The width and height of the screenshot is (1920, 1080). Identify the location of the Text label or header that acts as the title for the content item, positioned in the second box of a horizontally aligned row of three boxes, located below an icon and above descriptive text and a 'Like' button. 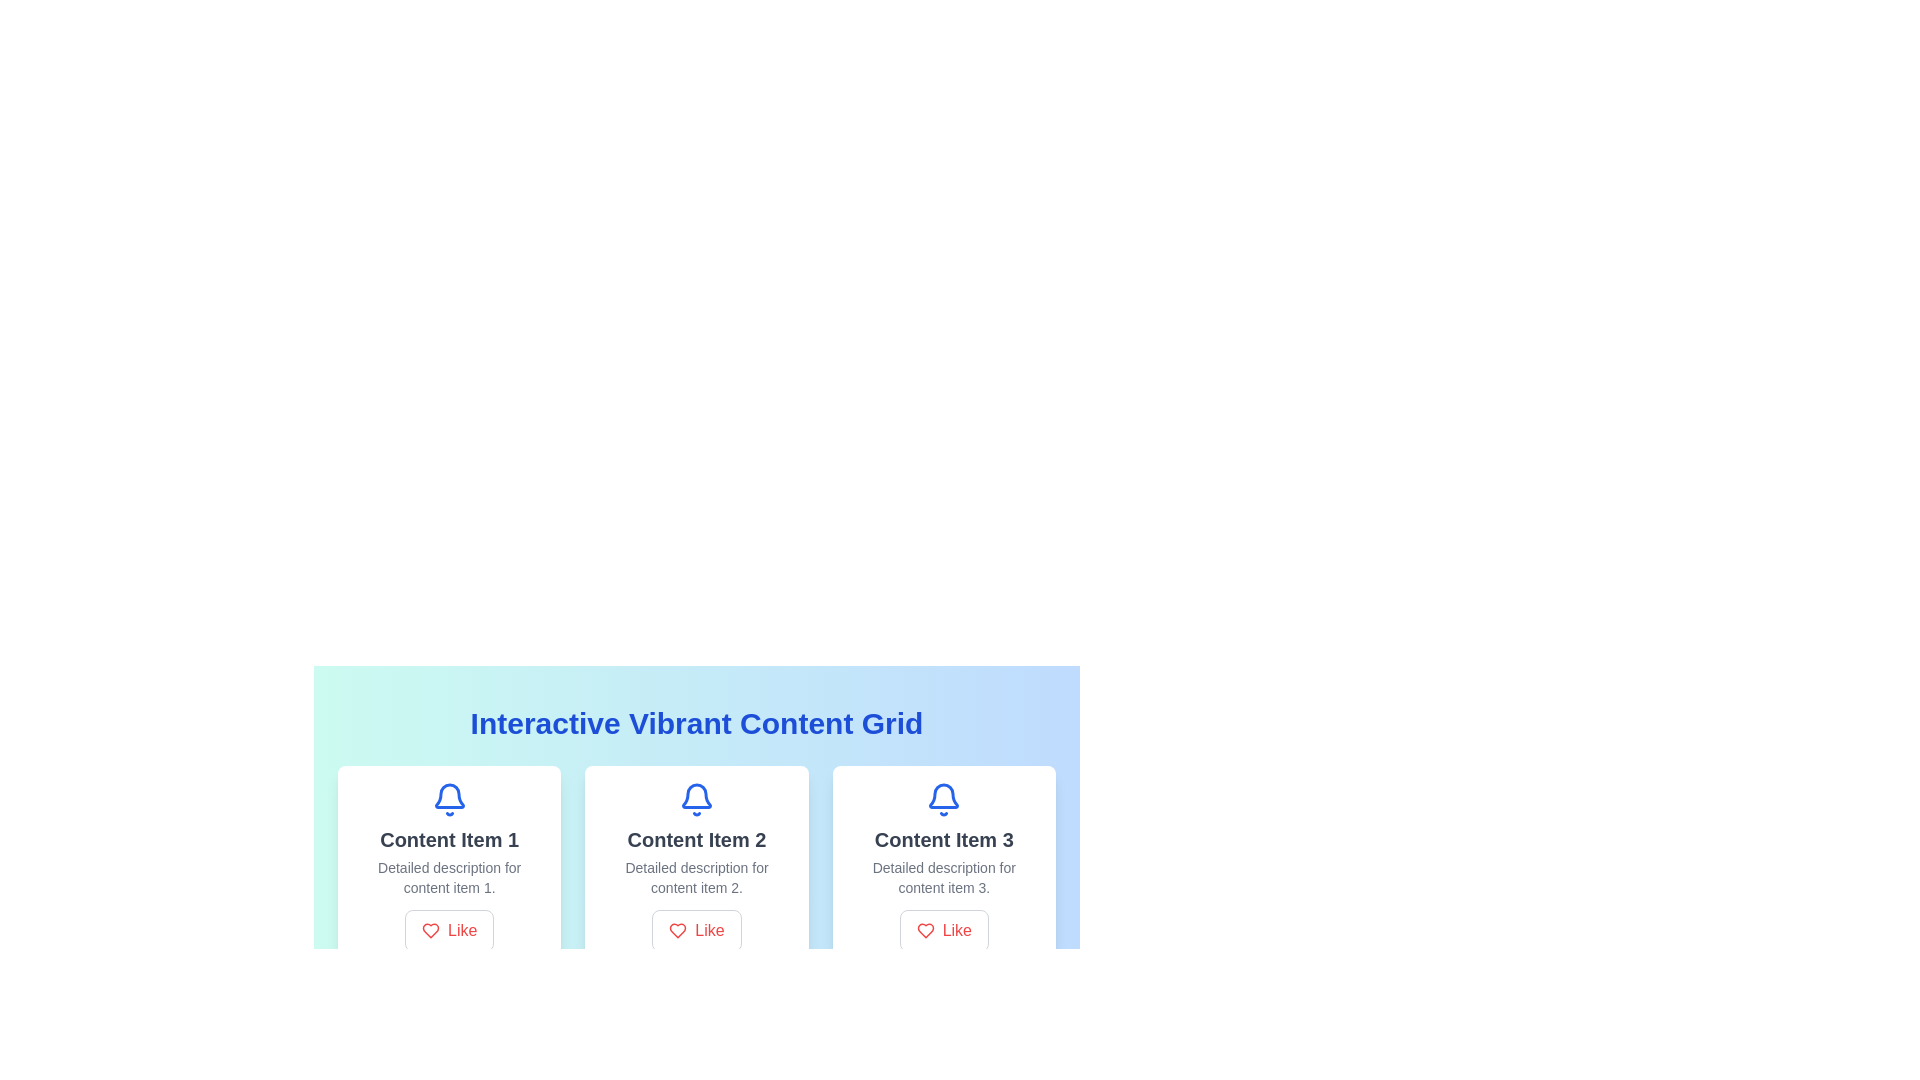
(696, 840).